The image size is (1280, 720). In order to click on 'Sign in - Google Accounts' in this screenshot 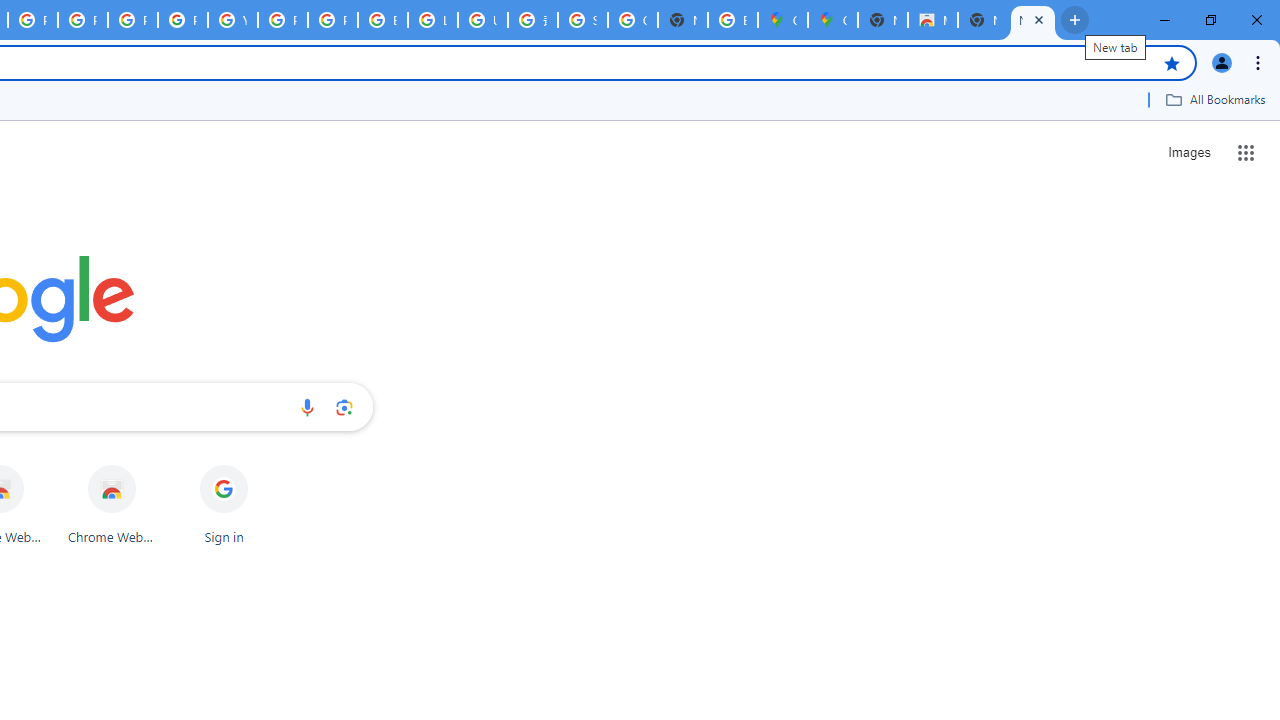, I will do `click(582, 20)`.